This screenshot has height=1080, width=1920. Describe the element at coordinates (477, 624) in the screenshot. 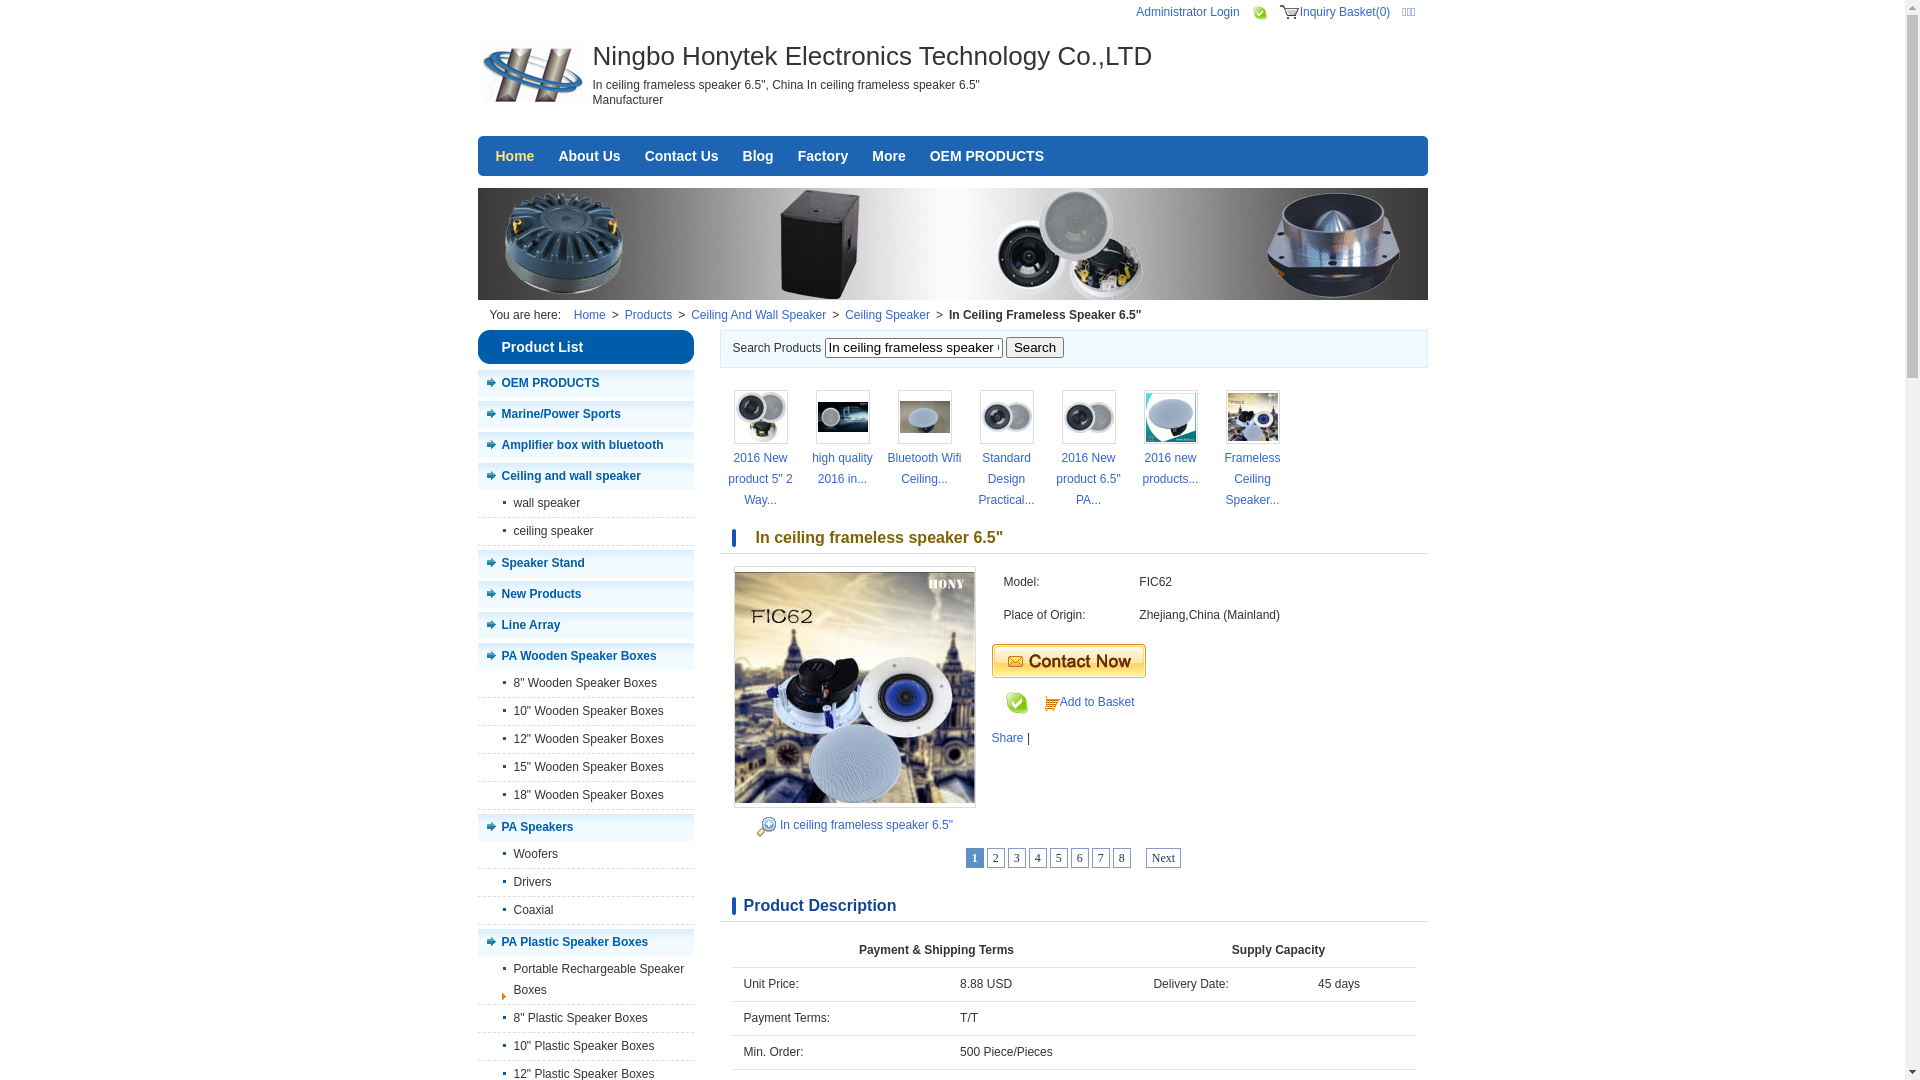

I see `'Line Array'` at that location.